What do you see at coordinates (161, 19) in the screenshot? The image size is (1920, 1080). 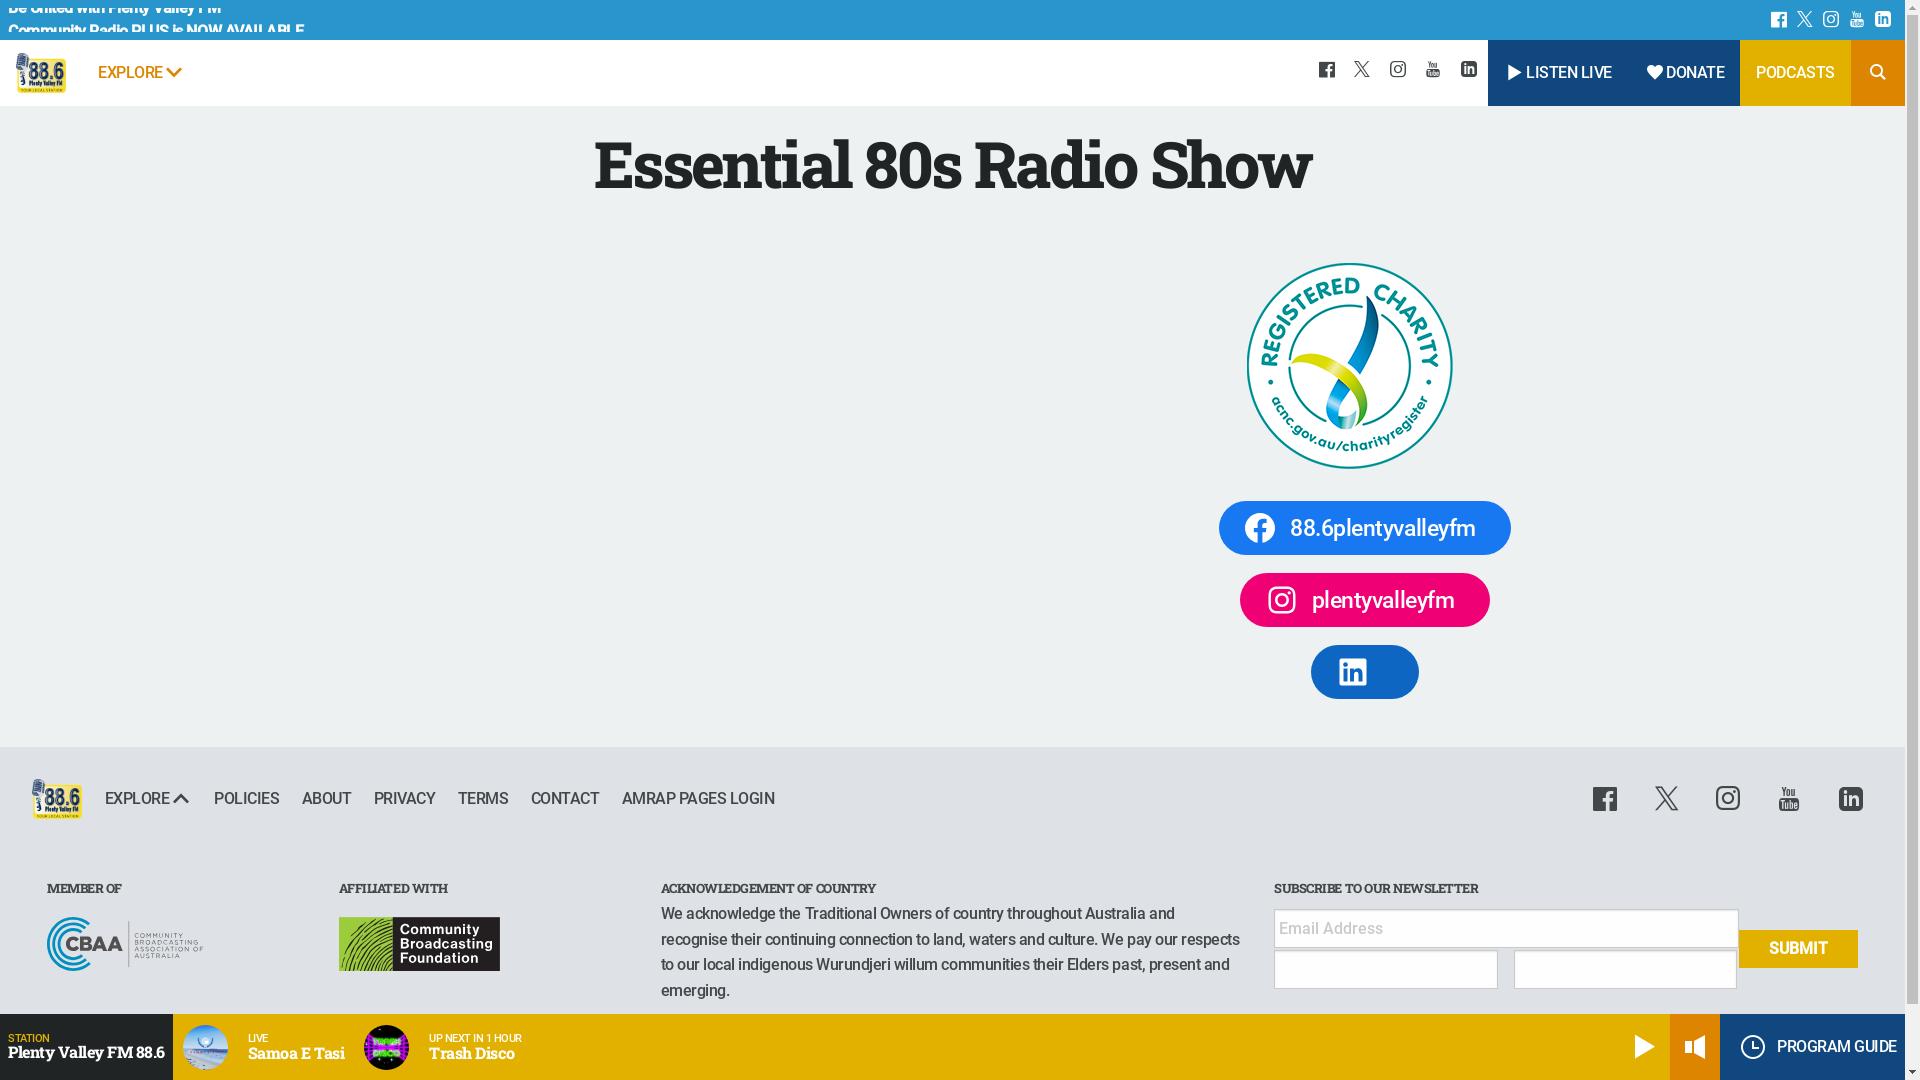 I see `'Be United with Plenty Valley FM'` at bounding box center [161, 19].